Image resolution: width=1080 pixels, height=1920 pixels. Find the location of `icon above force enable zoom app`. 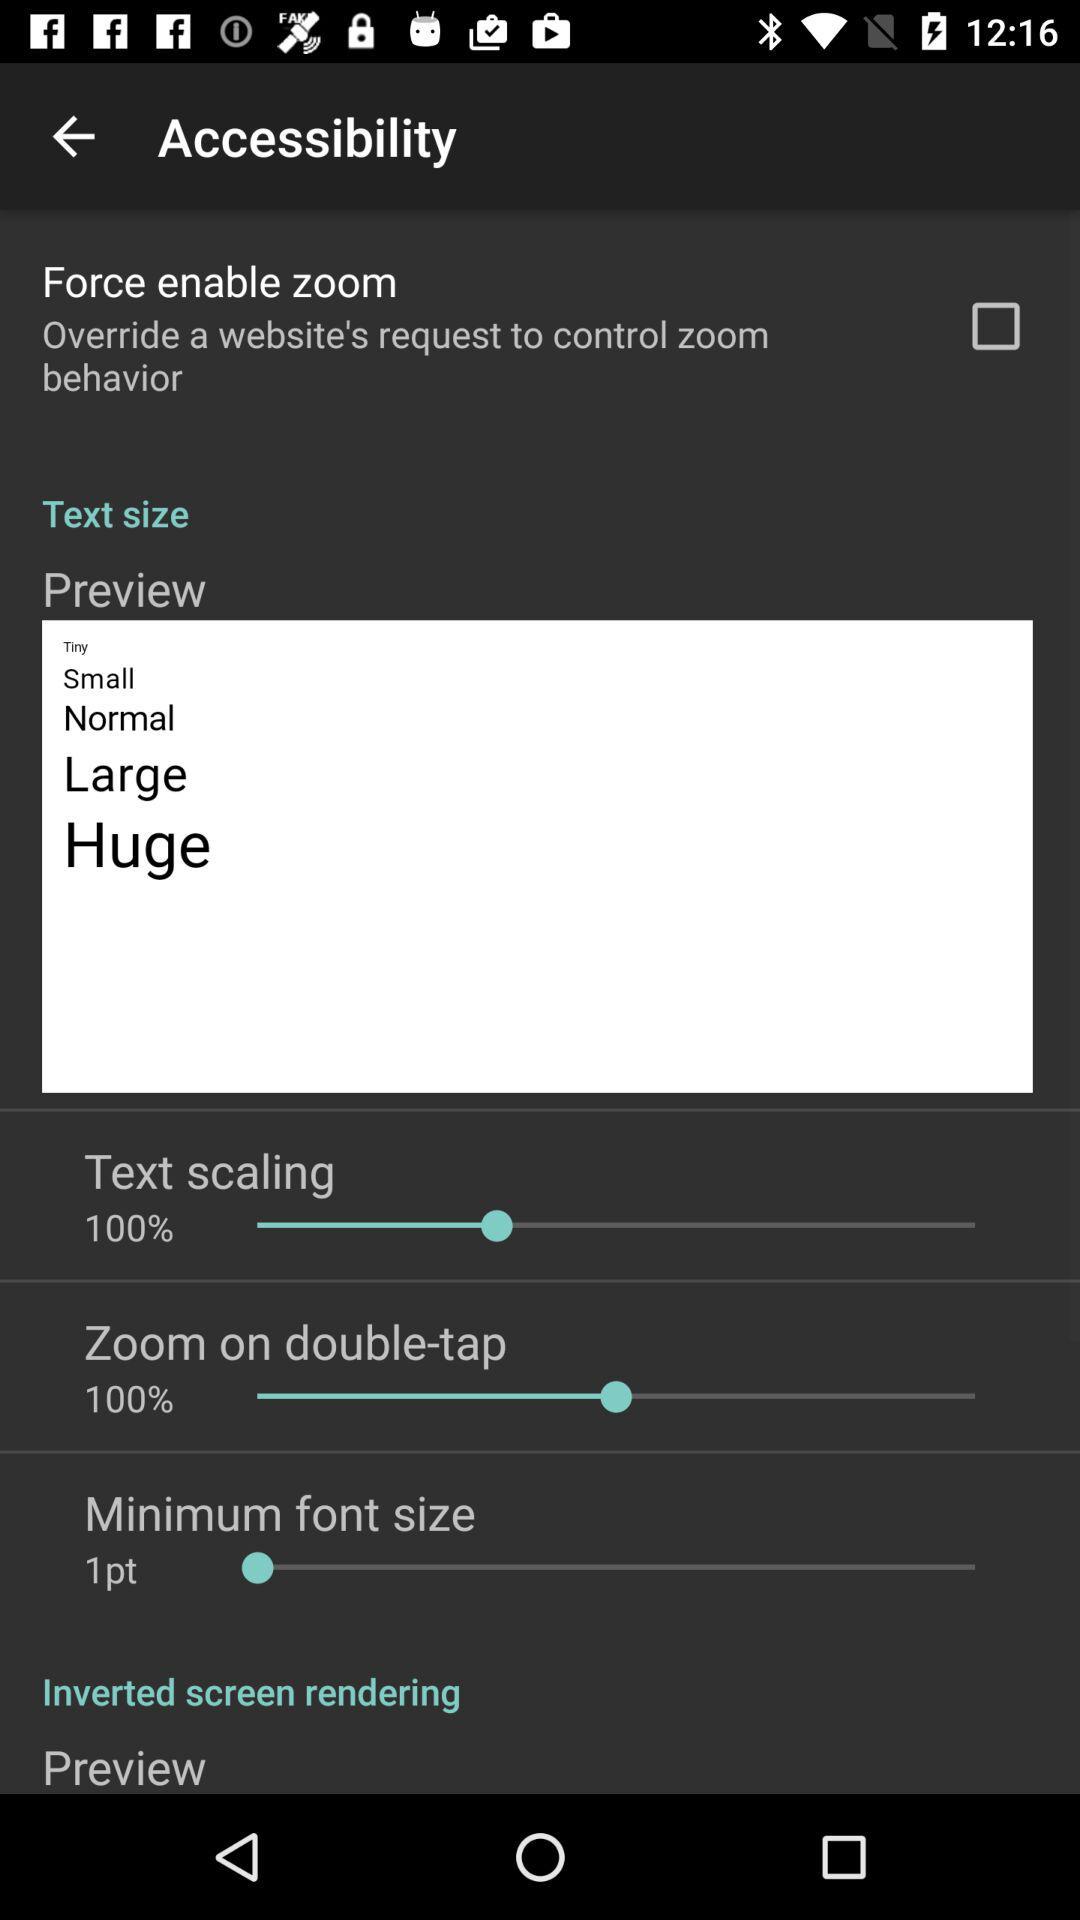

icon above force enable zoom app is located at coordinates (72, 135).